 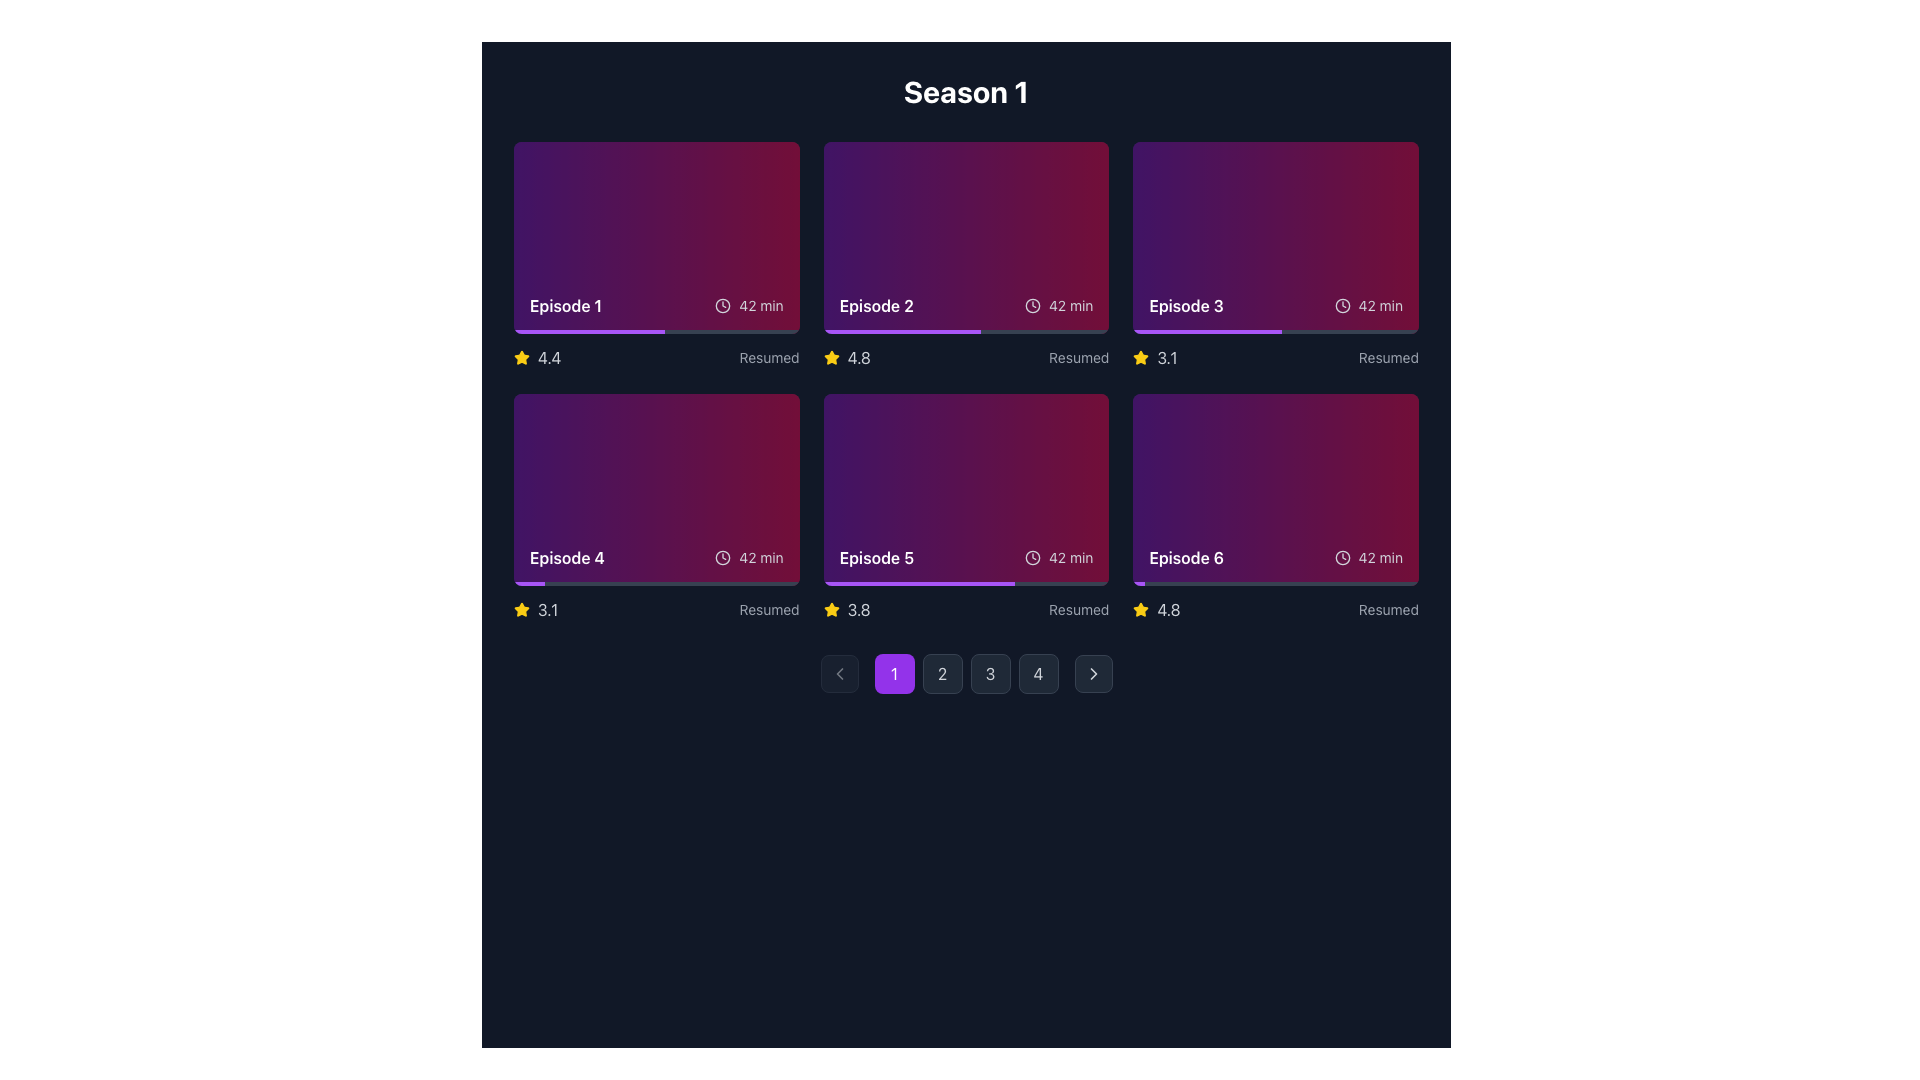 What do you see at coordinates (918, 583) in the screenshot?
I see `the progress bar of the card labeled 'Episode 5' located in the second row, third column of the grid layout by clicking on it` at bounding box center [918, 583].